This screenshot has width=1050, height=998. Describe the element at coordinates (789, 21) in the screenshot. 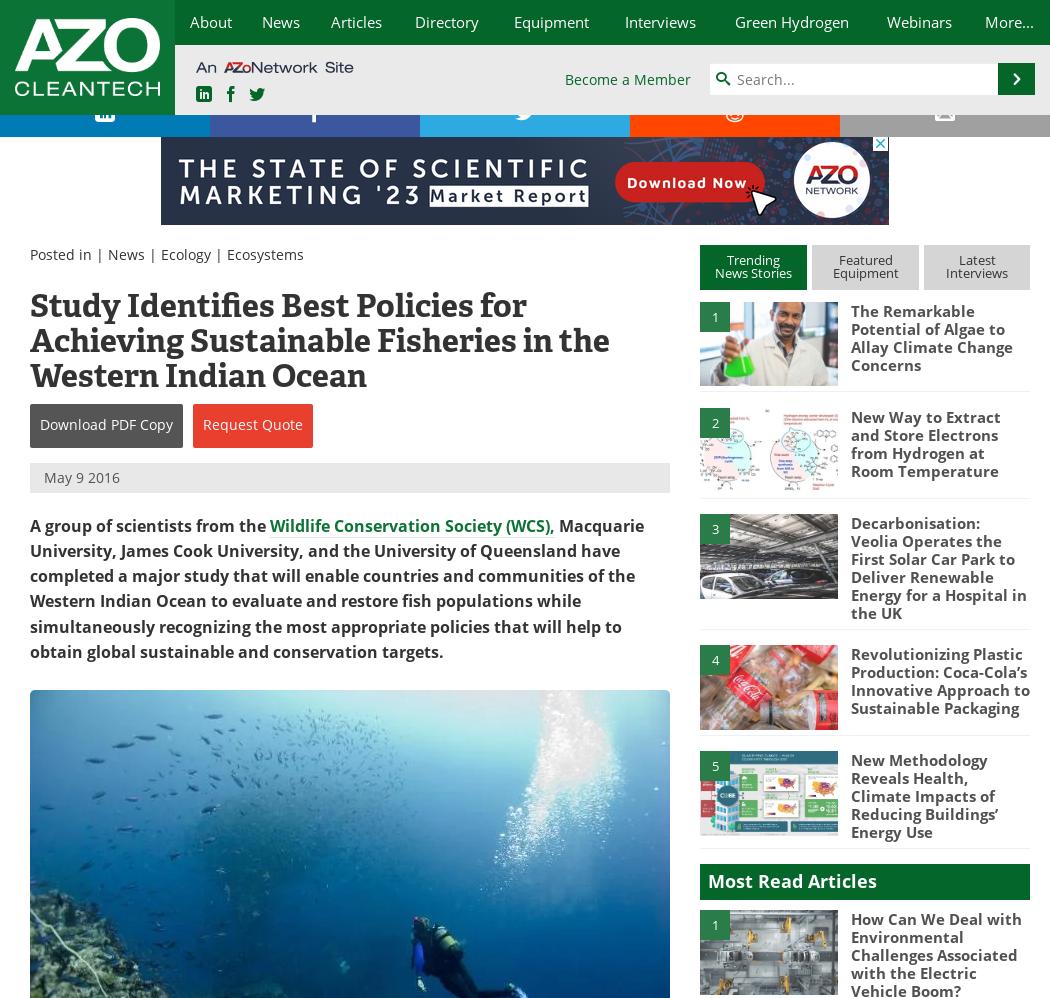

I see `'Green Hydrogen'` at that location.